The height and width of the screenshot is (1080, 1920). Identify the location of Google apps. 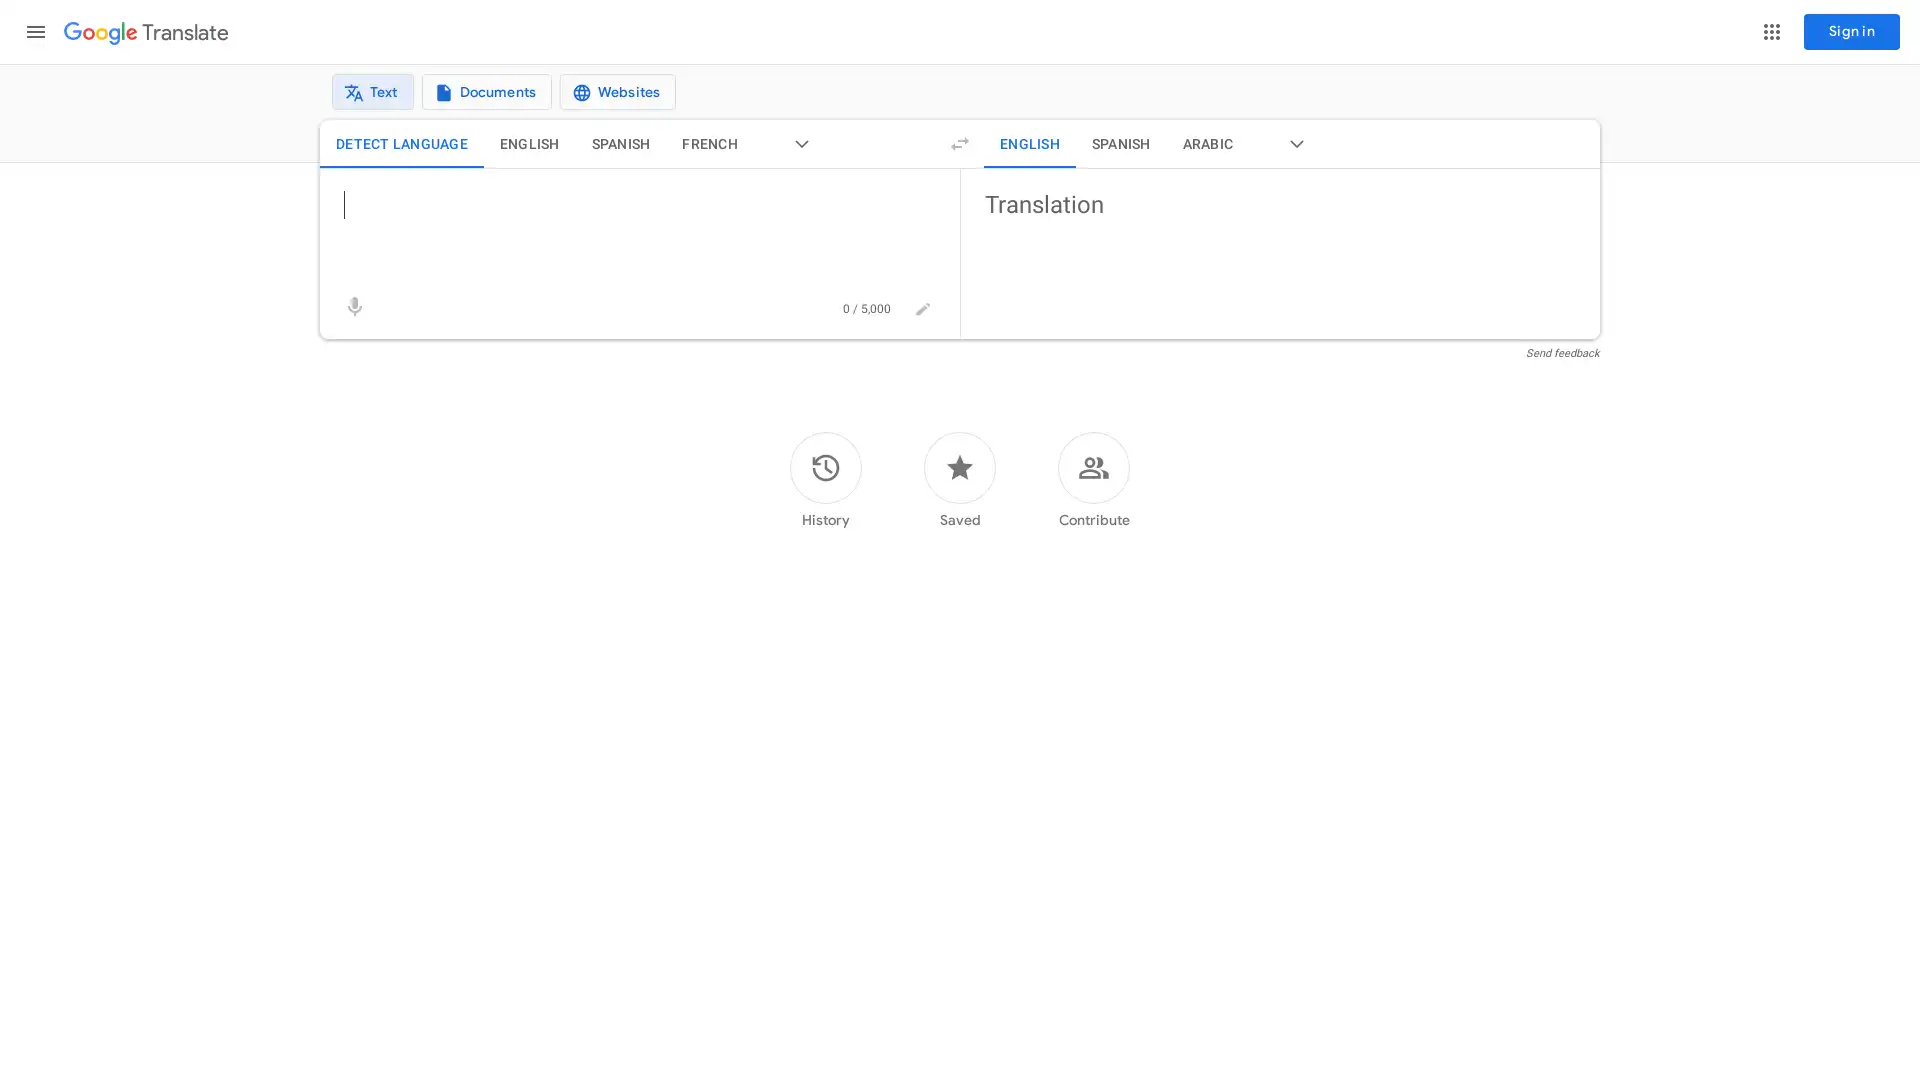
(1771, 31).